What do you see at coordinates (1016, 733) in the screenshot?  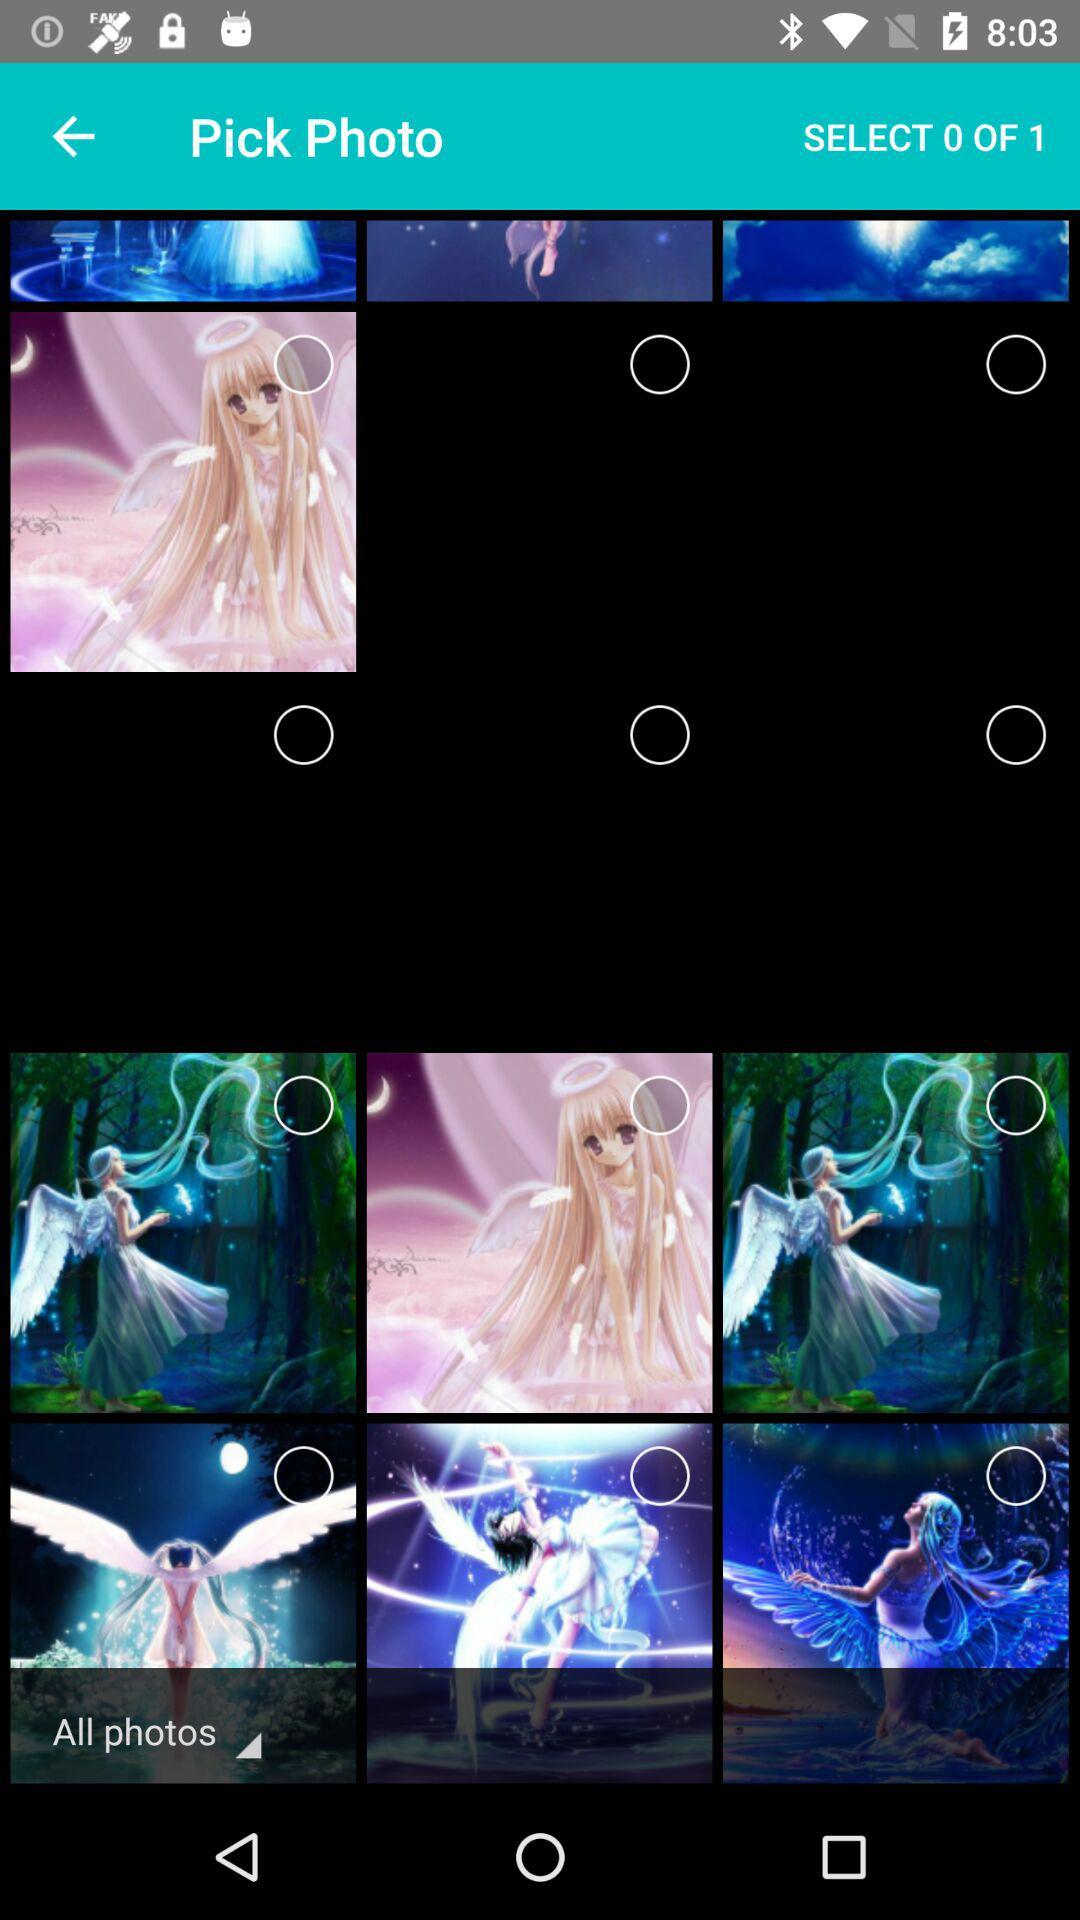 I see `selection option` at bounding box center [1016, 733].